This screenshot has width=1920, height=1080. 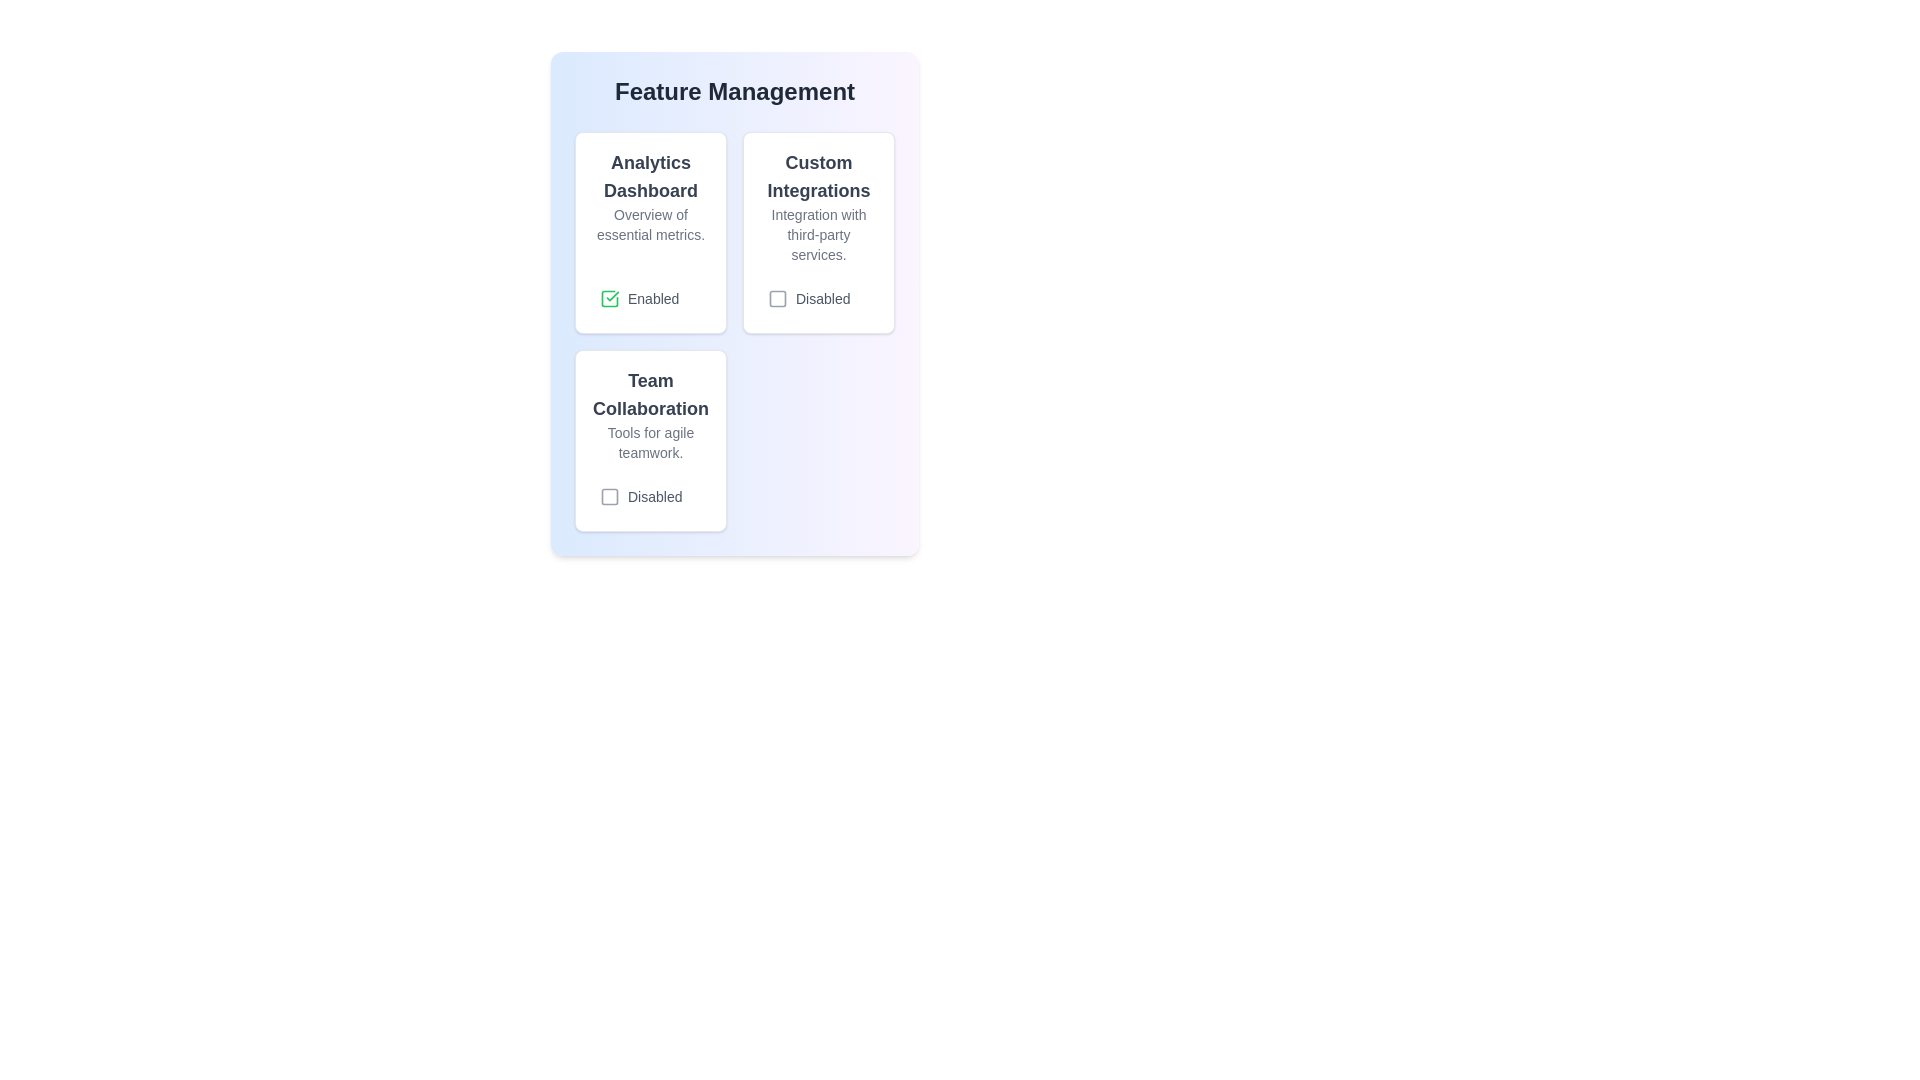 I want to click on the text label that contains the word 'Disabled', which is styled in gray color and small font, located to the right of a checkbox icon in the 'Team Collaboration' section, so click(x=655, y=496).